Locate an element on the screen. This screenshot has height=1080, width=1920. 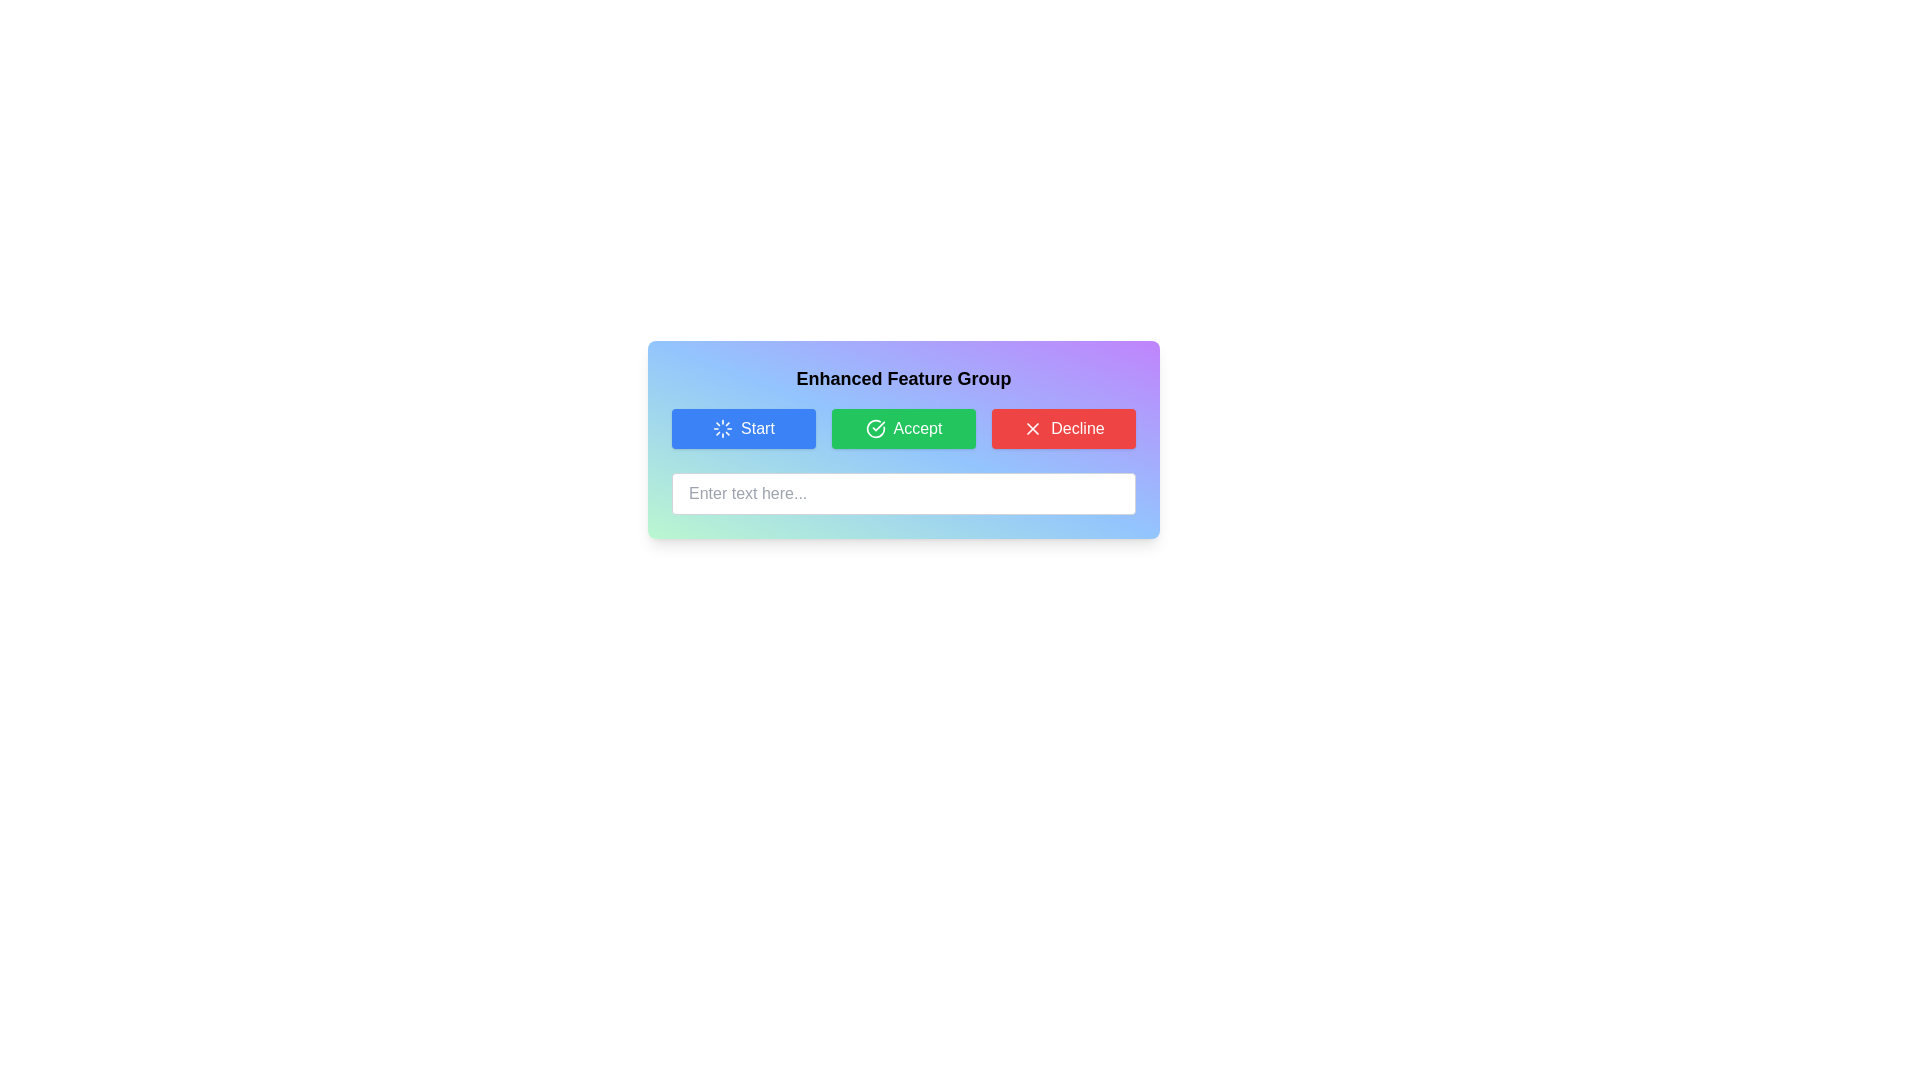
the text label that displays 'Start' in white text on a blue button located in the top-left section of the interface, positioned next to a loading spinner icon is located at coordinates (757, 427).